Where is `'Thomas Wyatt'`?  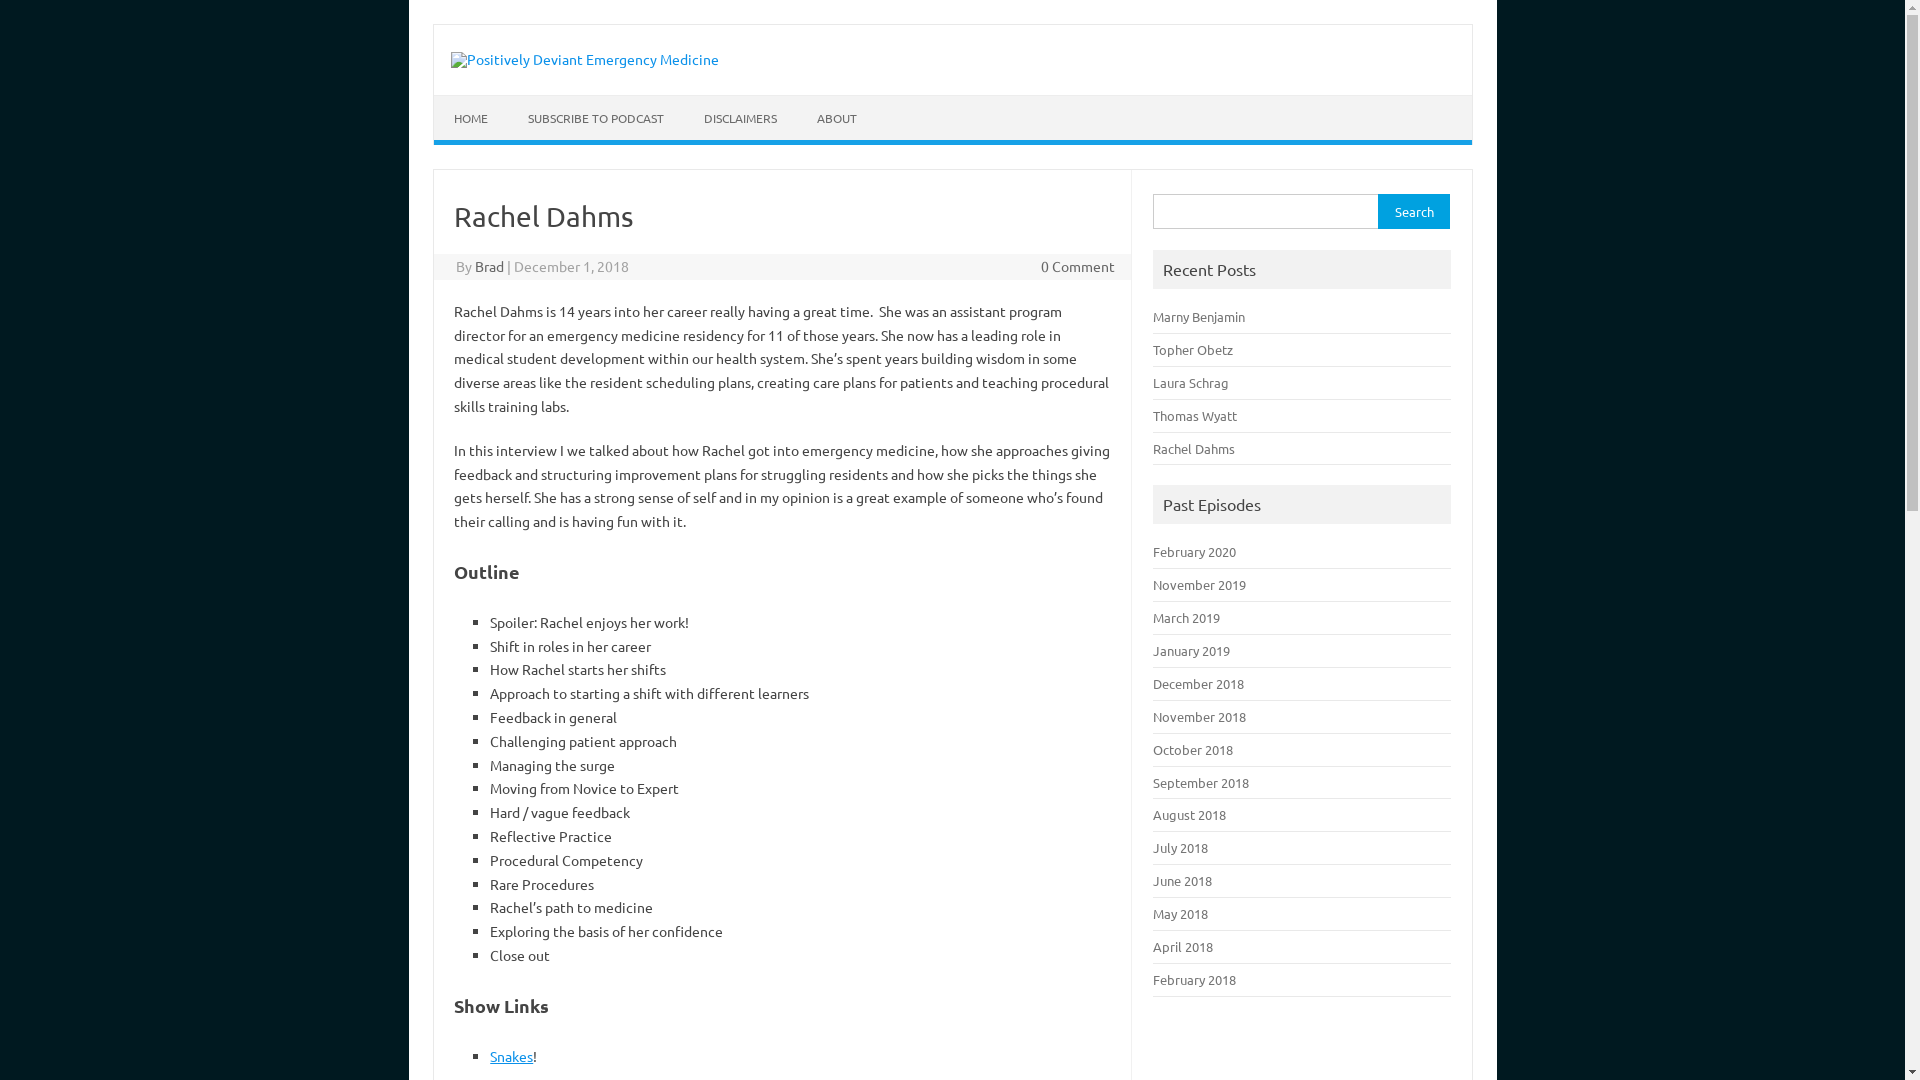
'Thomas Wyatt' is located at coordinates (1152, 414).